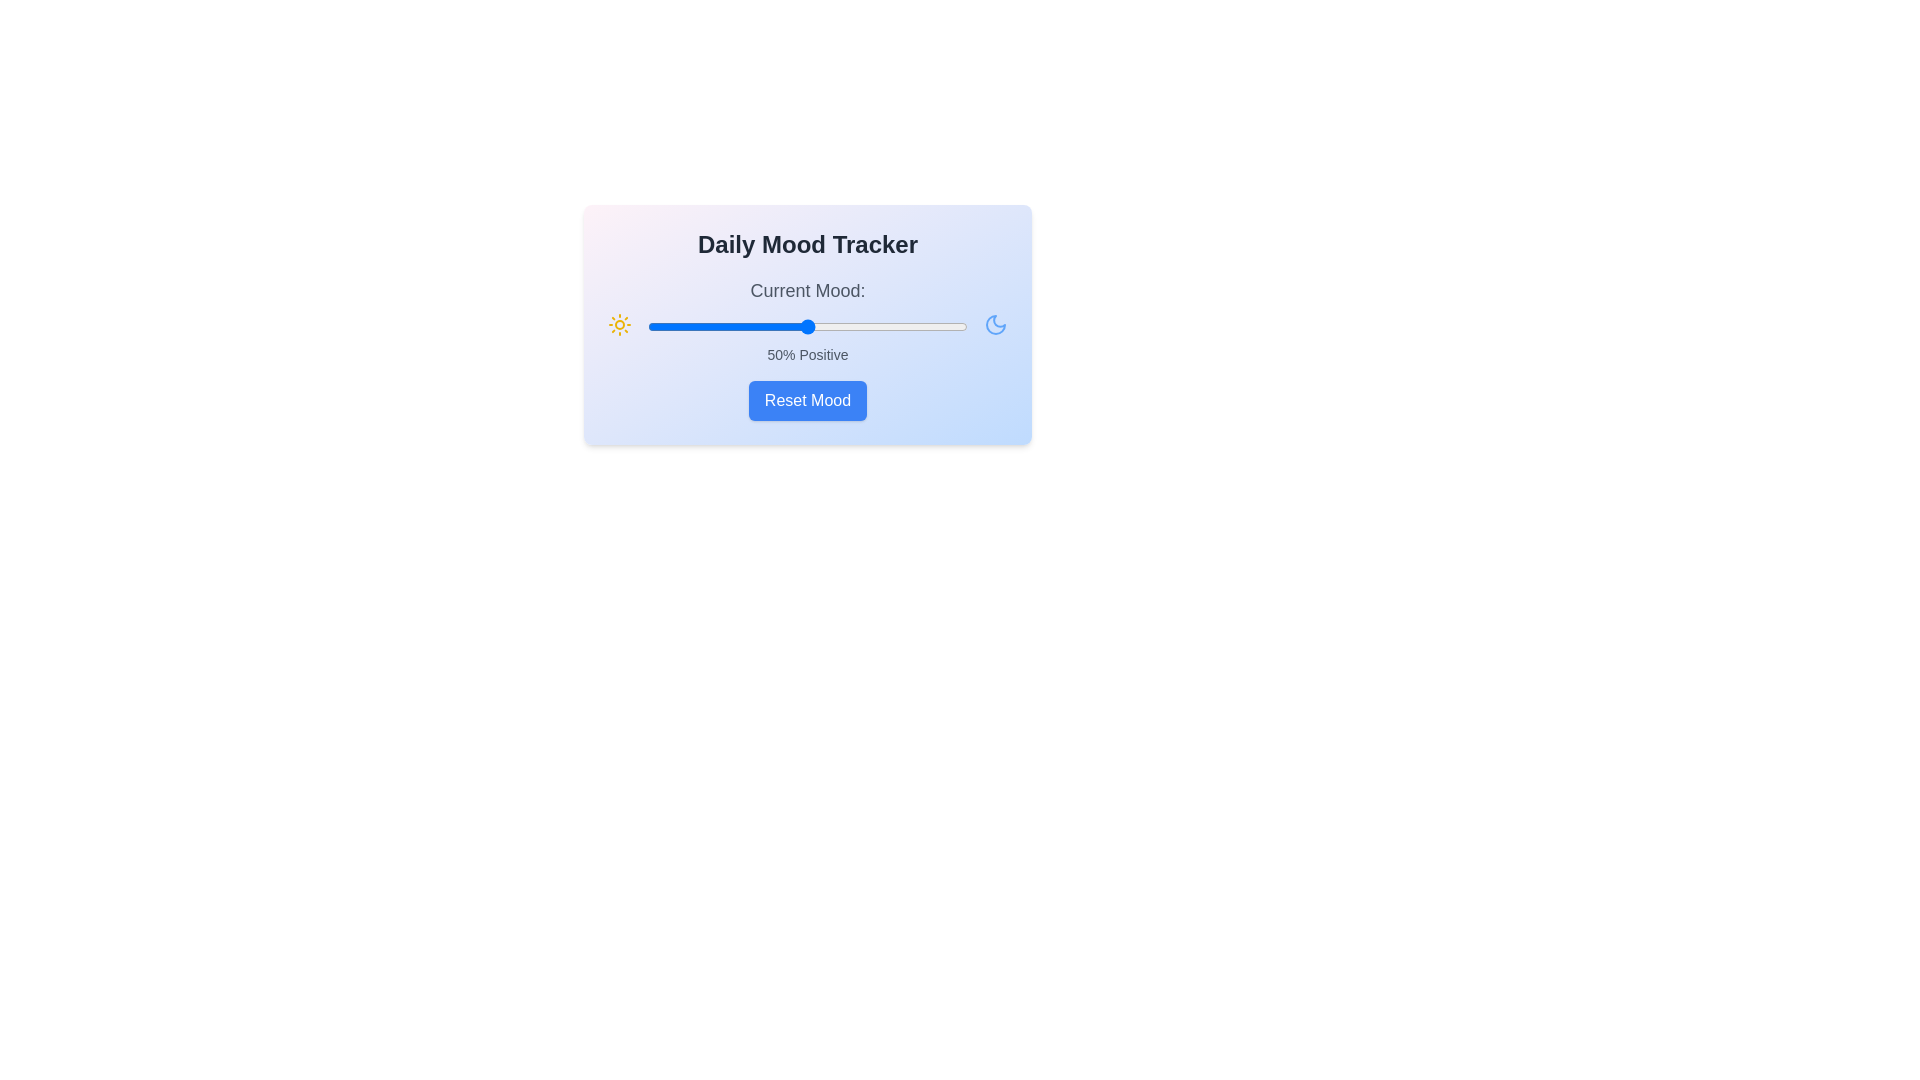 The image size is (1920, 1080). What do you see at coordinates (941, 326) in the screenshot?
I see `the mood percentage` at bounding box center [941, 326].